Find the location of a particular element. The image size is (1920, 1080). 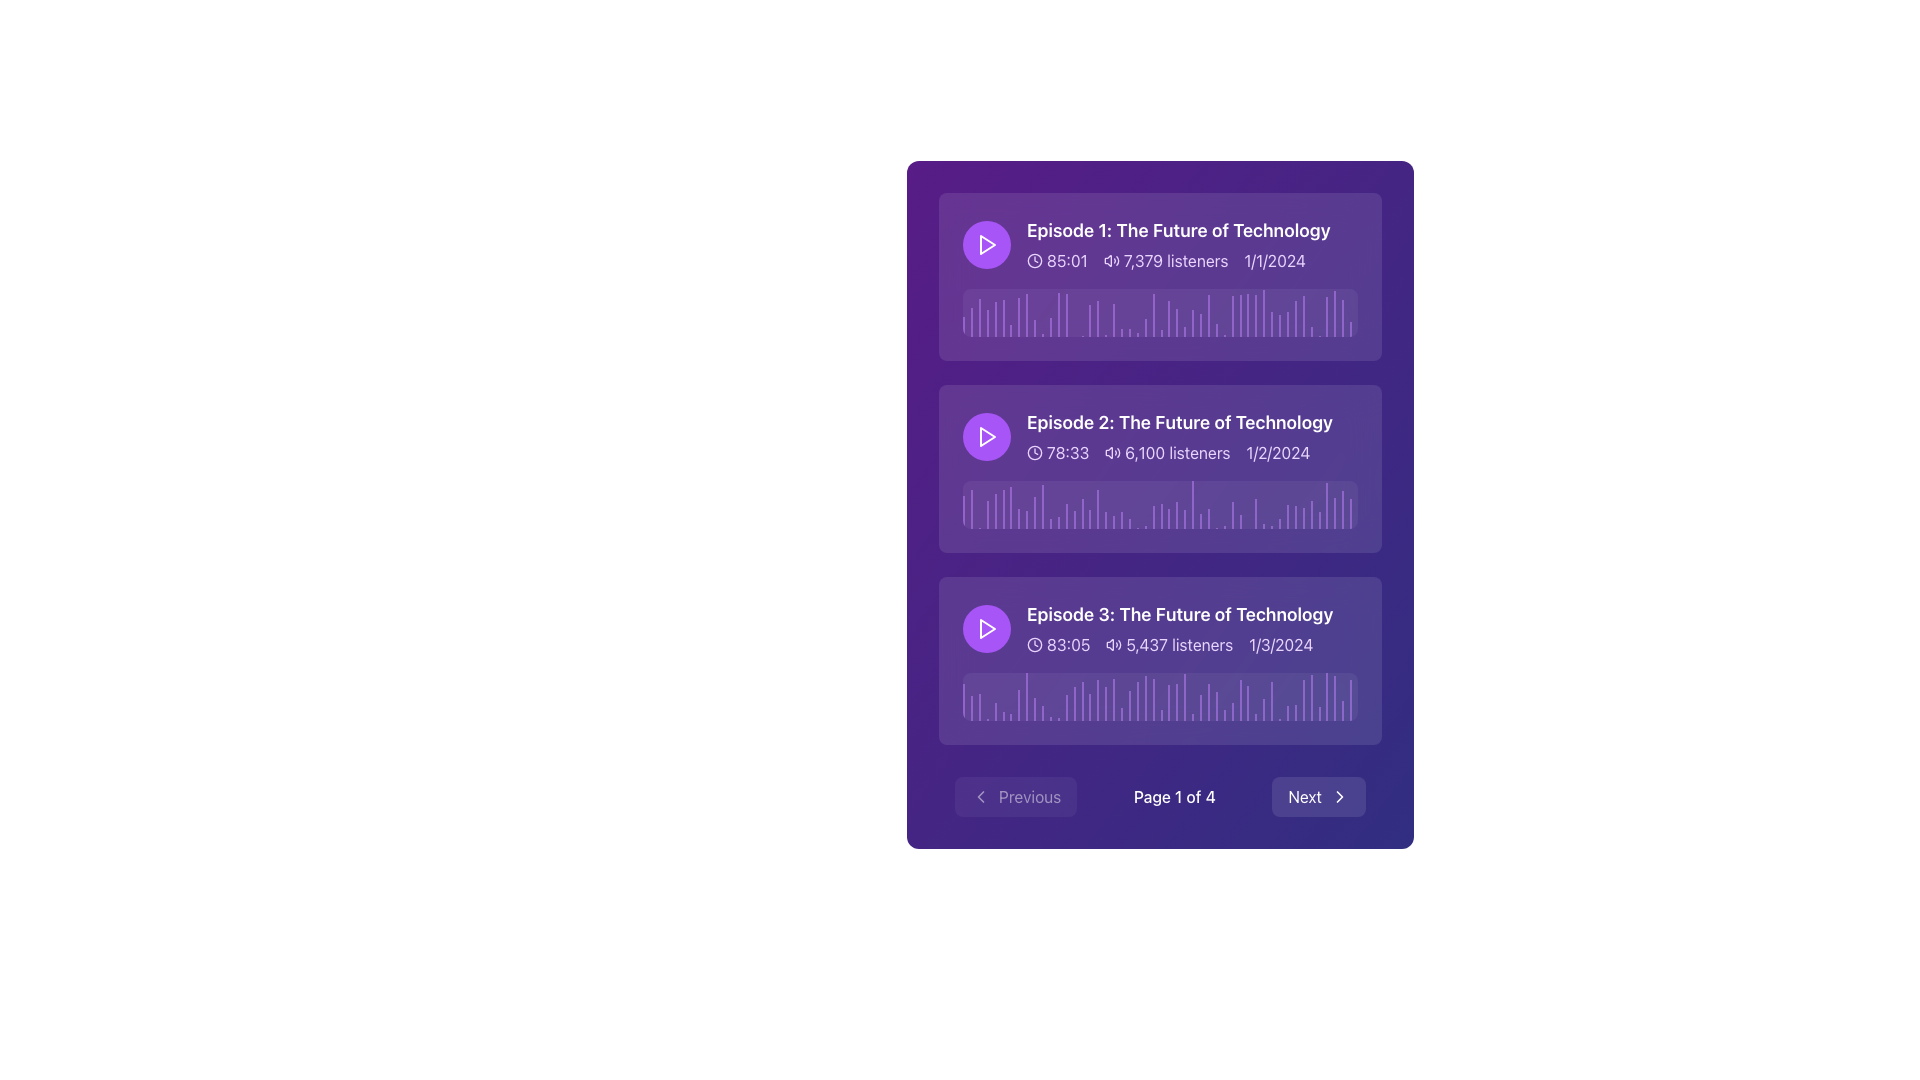

the position of the distinctive purple vertical bar within the waveform section of the episode card titled 'Episode 3: The Future of Technology' is located at coordinates (1239, 699).